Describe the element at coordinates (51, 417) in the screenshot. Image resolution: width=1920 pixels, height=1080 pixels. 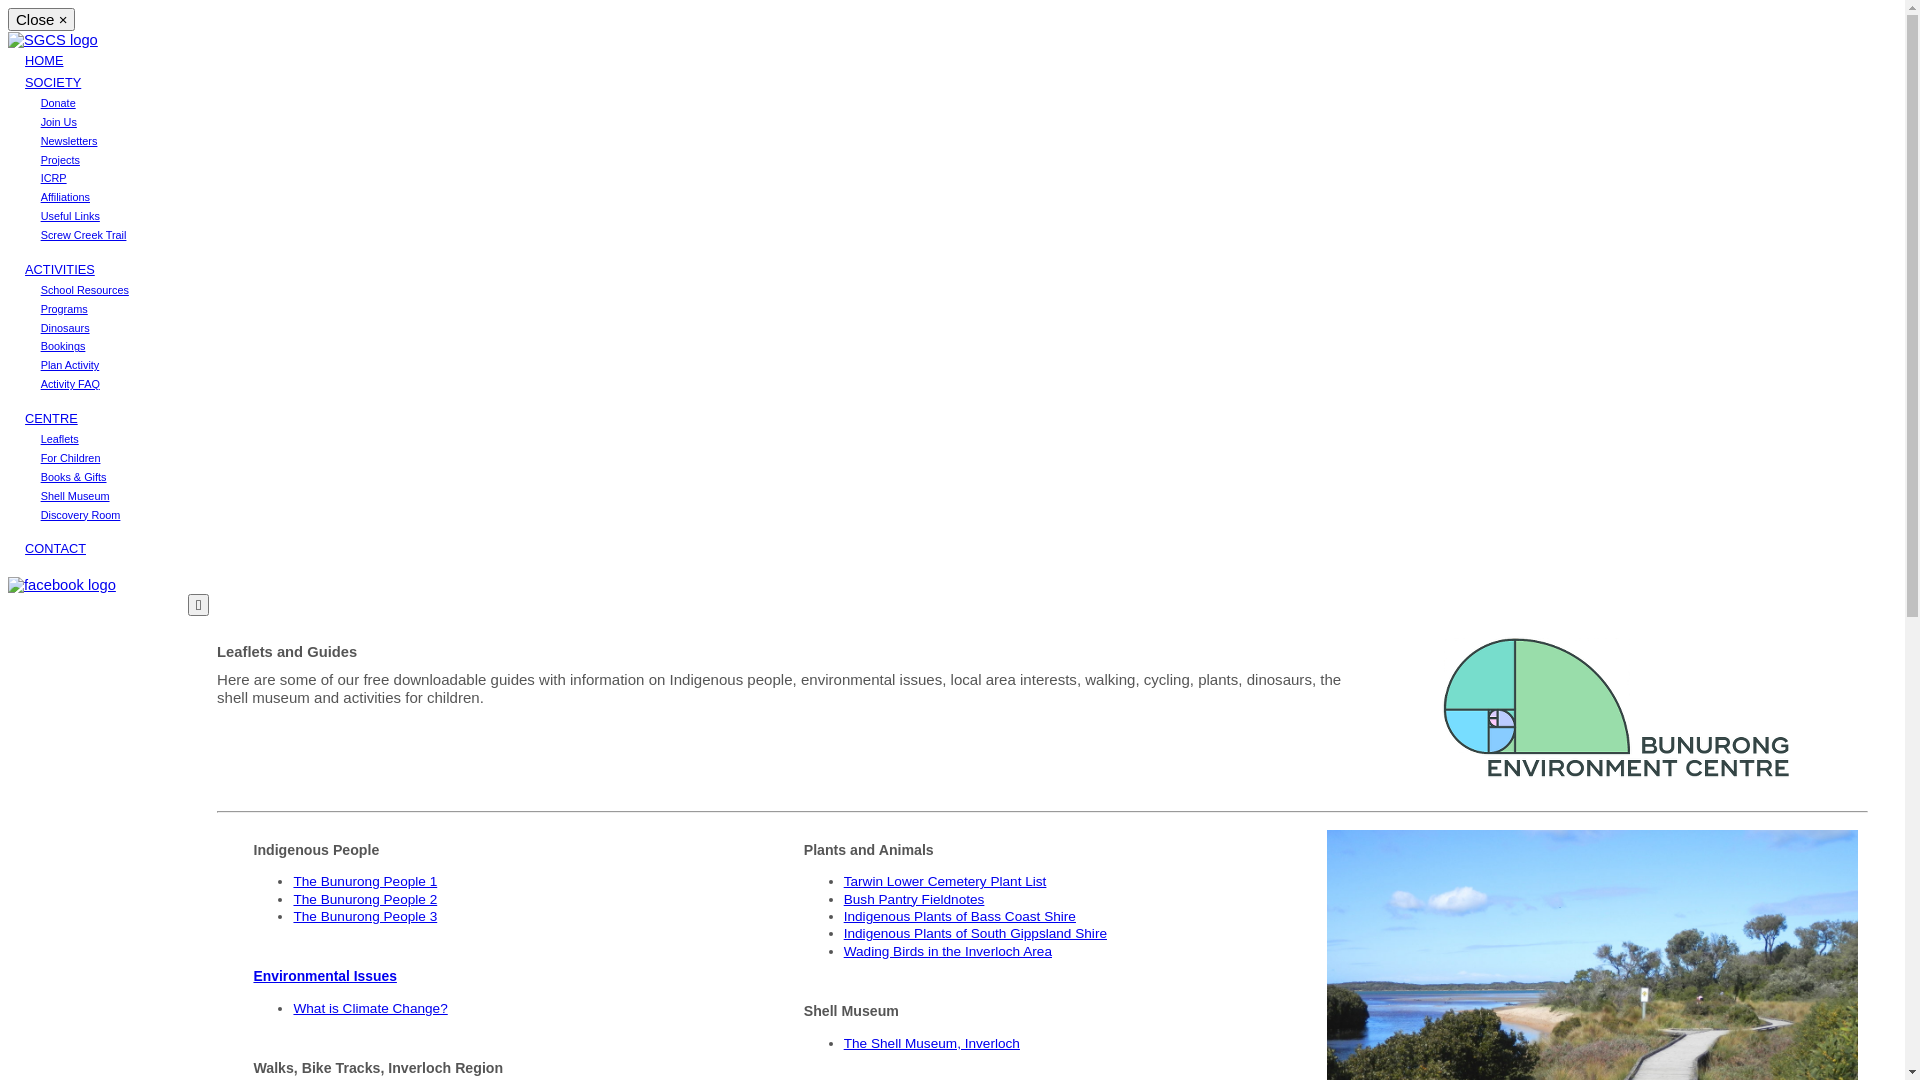
I see `'CENTRE'` at that location.